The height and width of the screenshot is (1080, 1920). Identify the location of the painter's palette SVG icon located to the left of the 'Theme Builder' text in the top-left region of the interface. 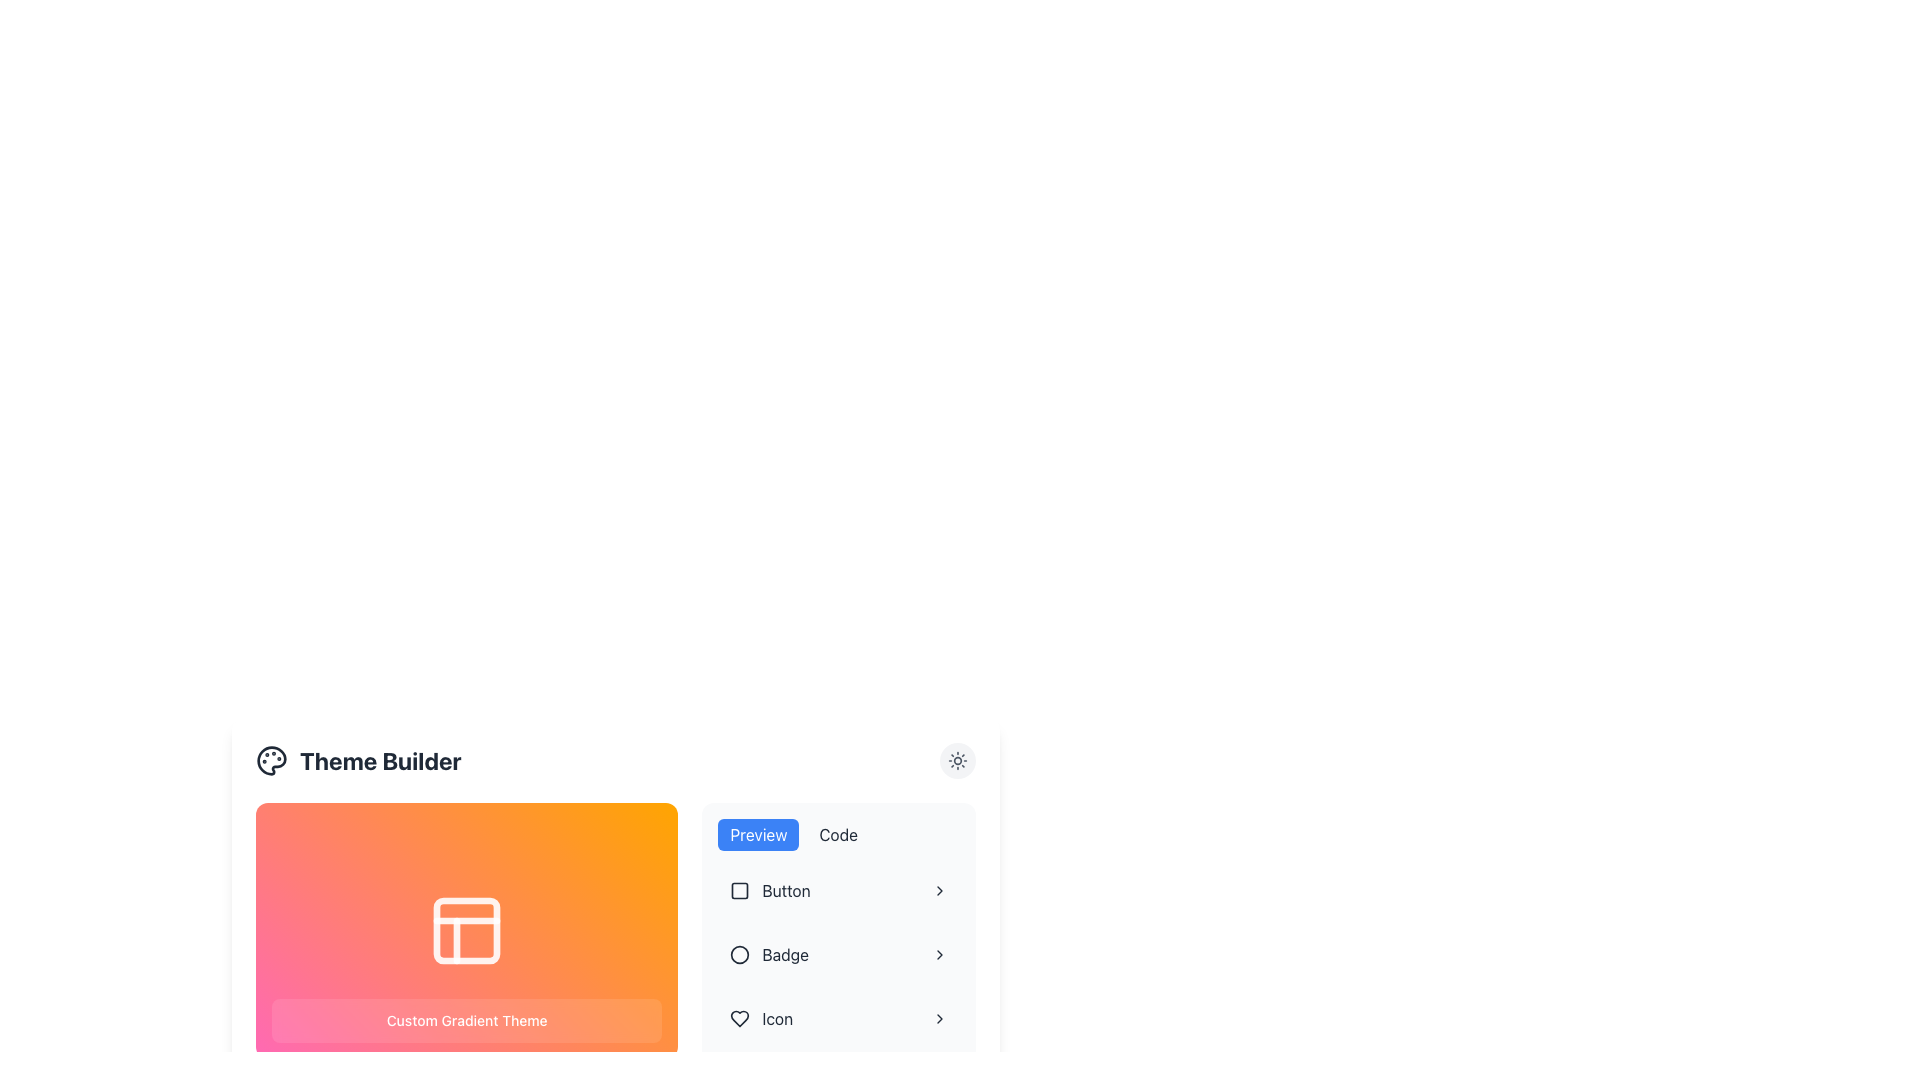
(271, 760).